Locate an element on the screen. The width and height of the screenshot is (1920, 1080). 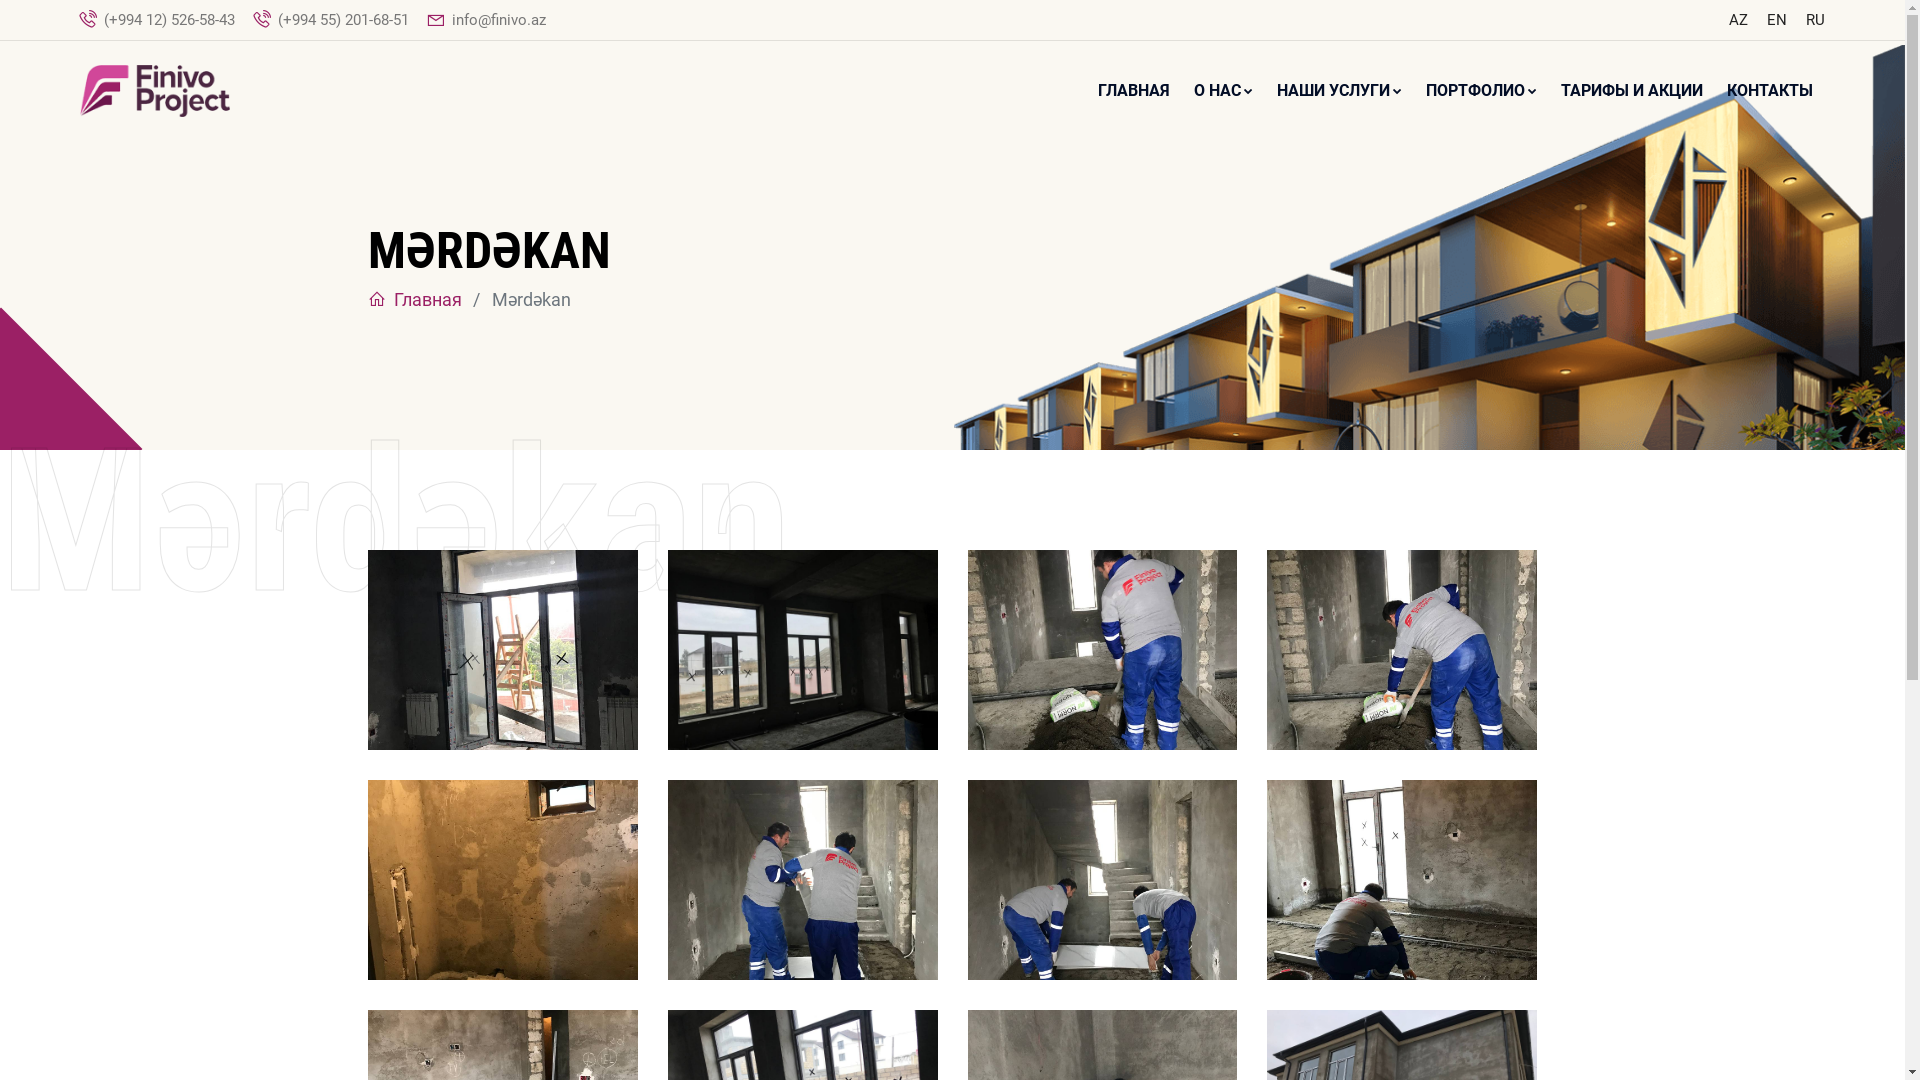
'RU' is located at coordinates (1815, 19).